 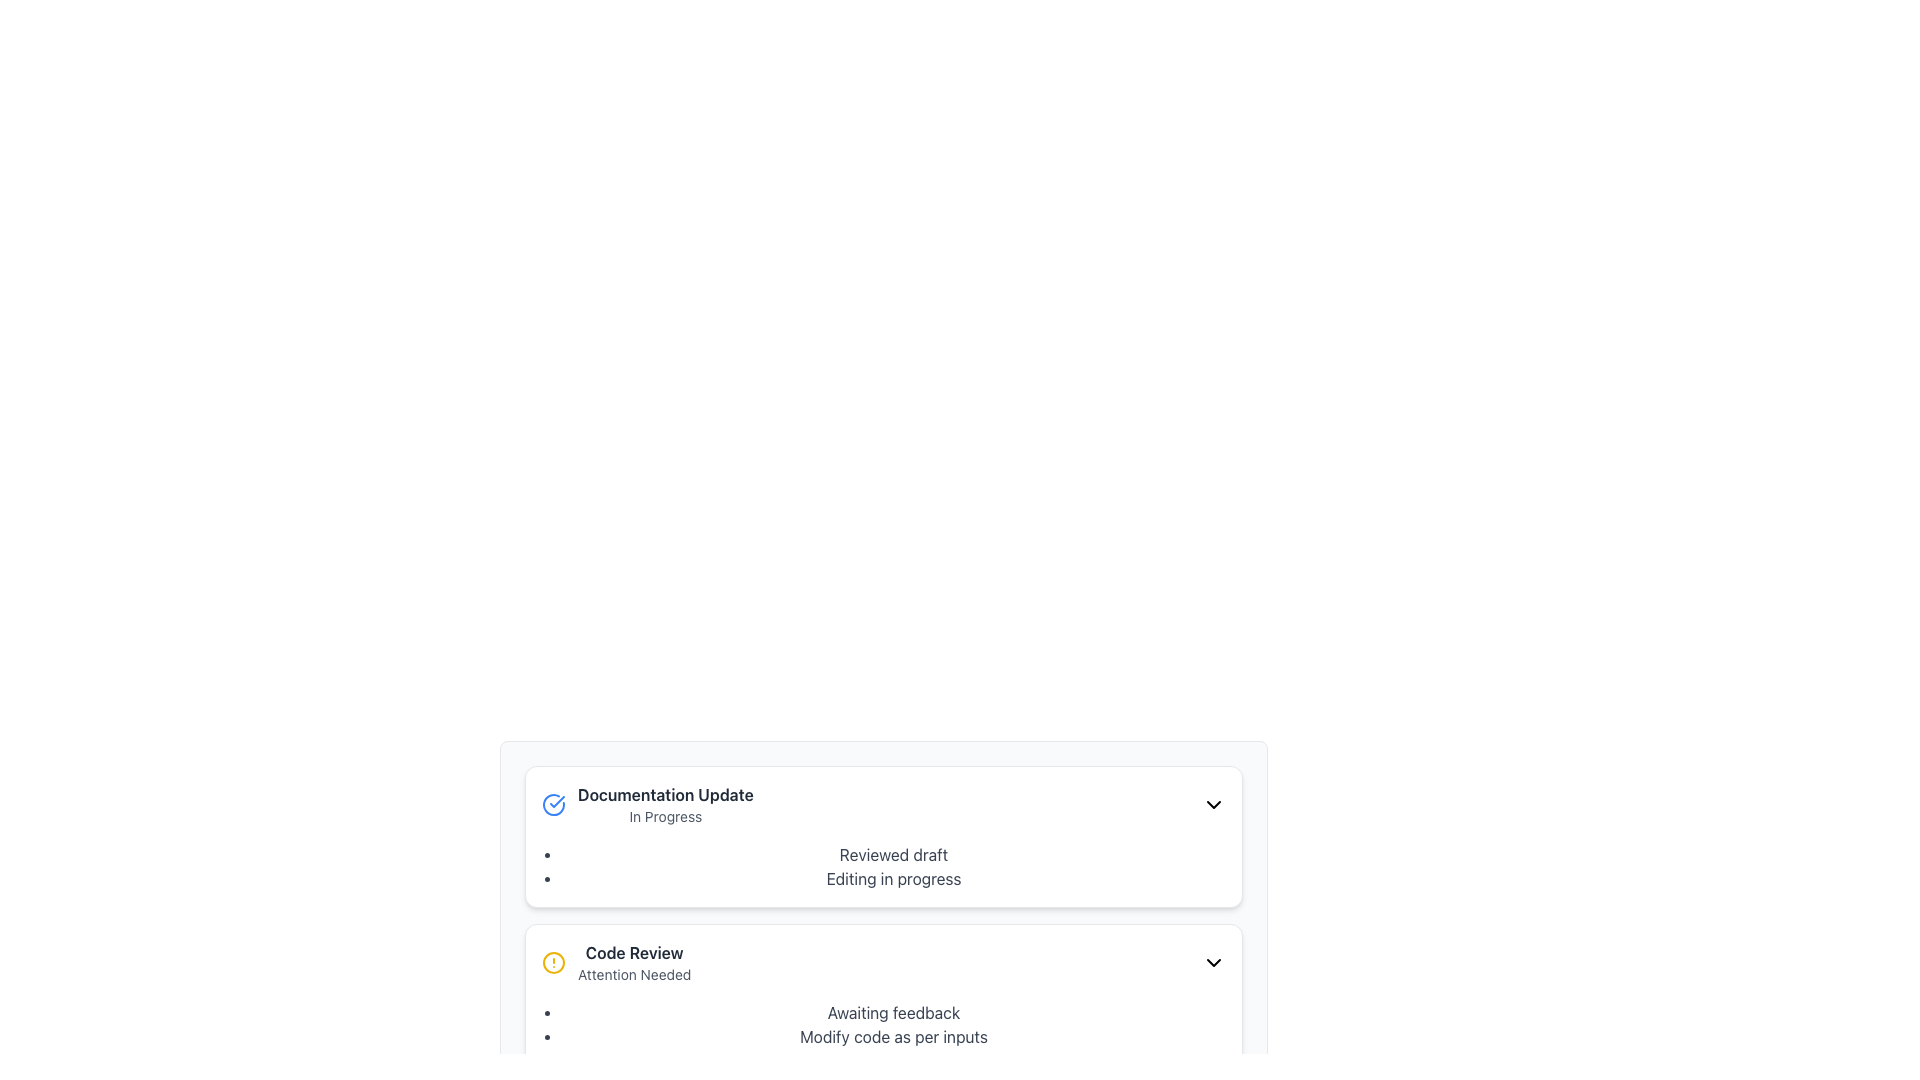 What do you see at coordinates (951, 884) in the screenshot?
I see `the status message element that displays the current phase of the documentation update process, located below the 'Reviewed draft' text in the 'Documentation Update' card` at bounding box center [951, 884].